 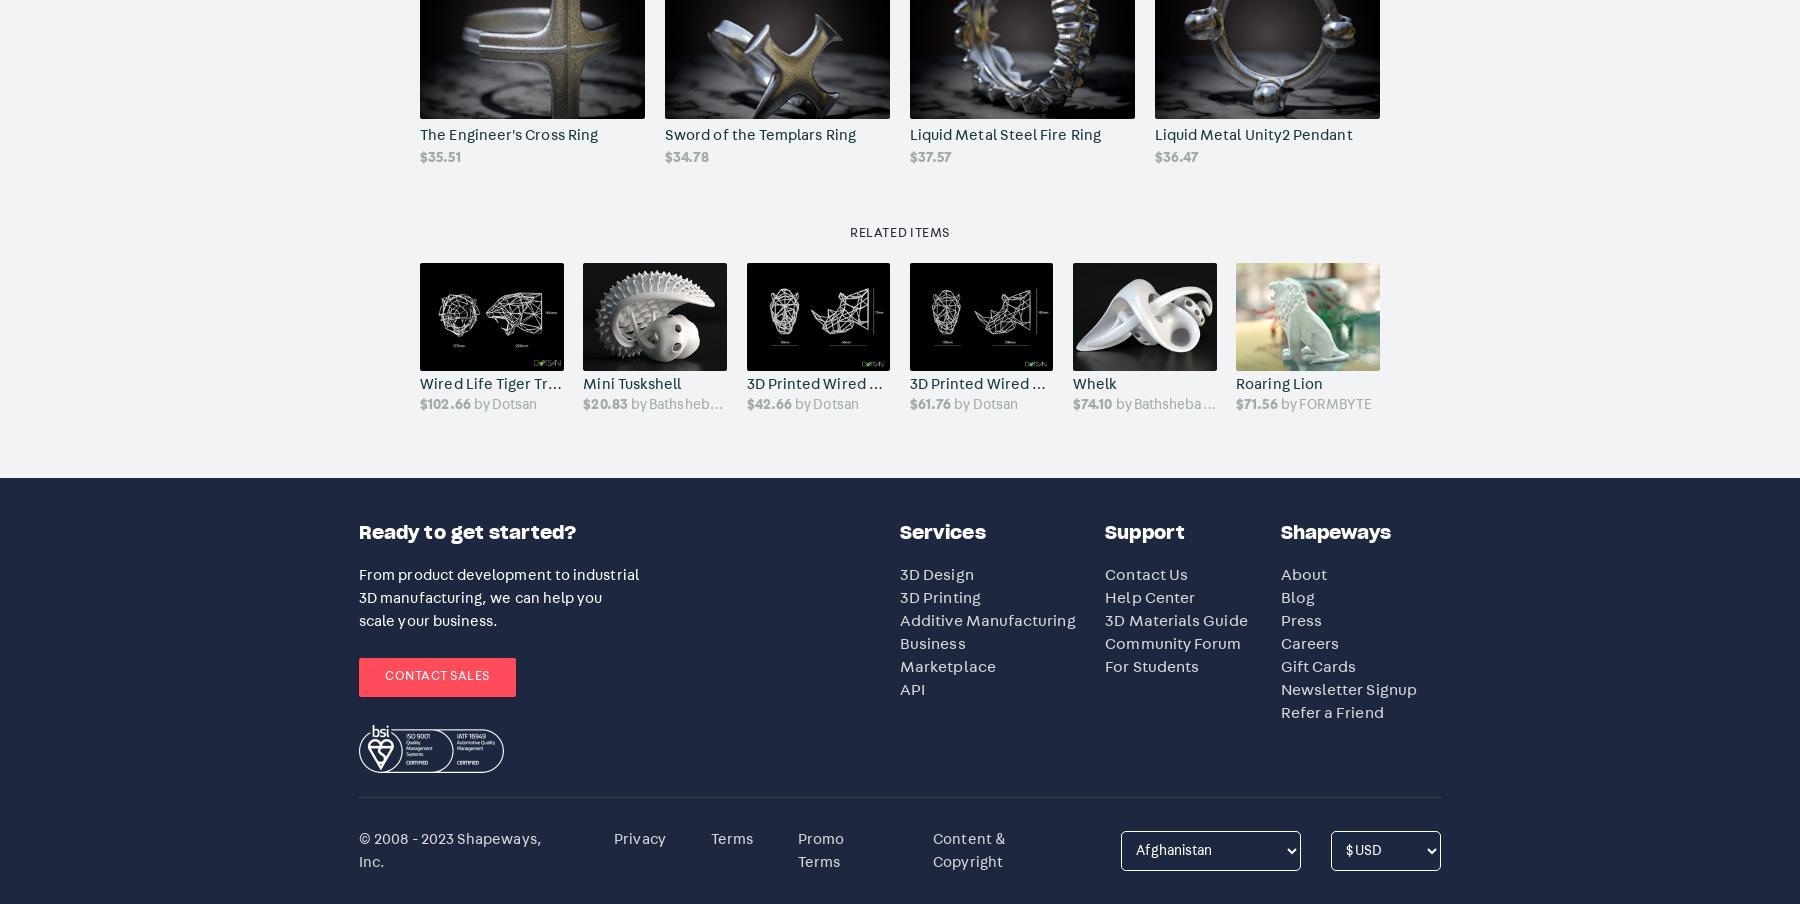 What do you see at coordinates (820, 850) in the screenshot?
I see `'Promo Terms'` at bounding box center [820, 850].